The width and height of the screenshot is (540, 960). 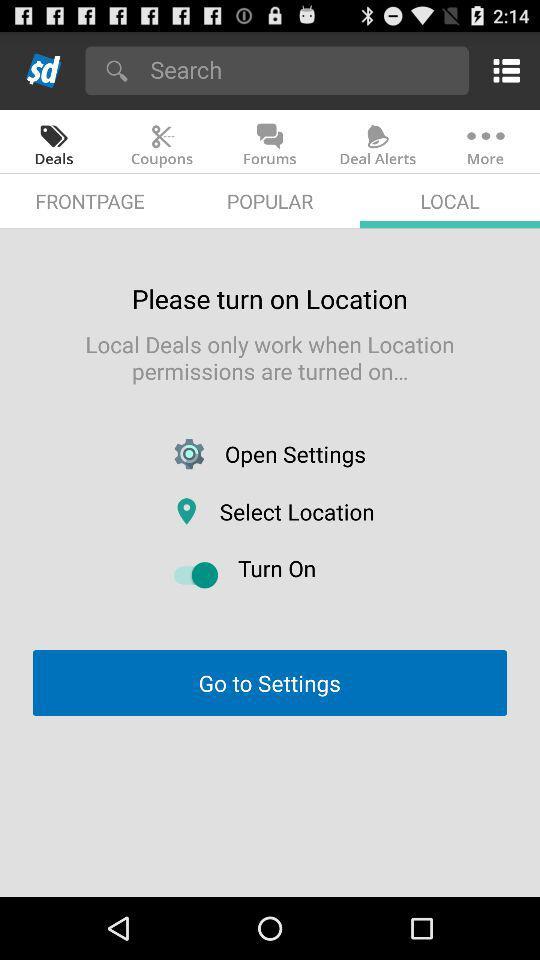 What do you see at coordinates (89, 201) in the screenshot?
I see `frontpage icon` at bounding box center [89, 201].